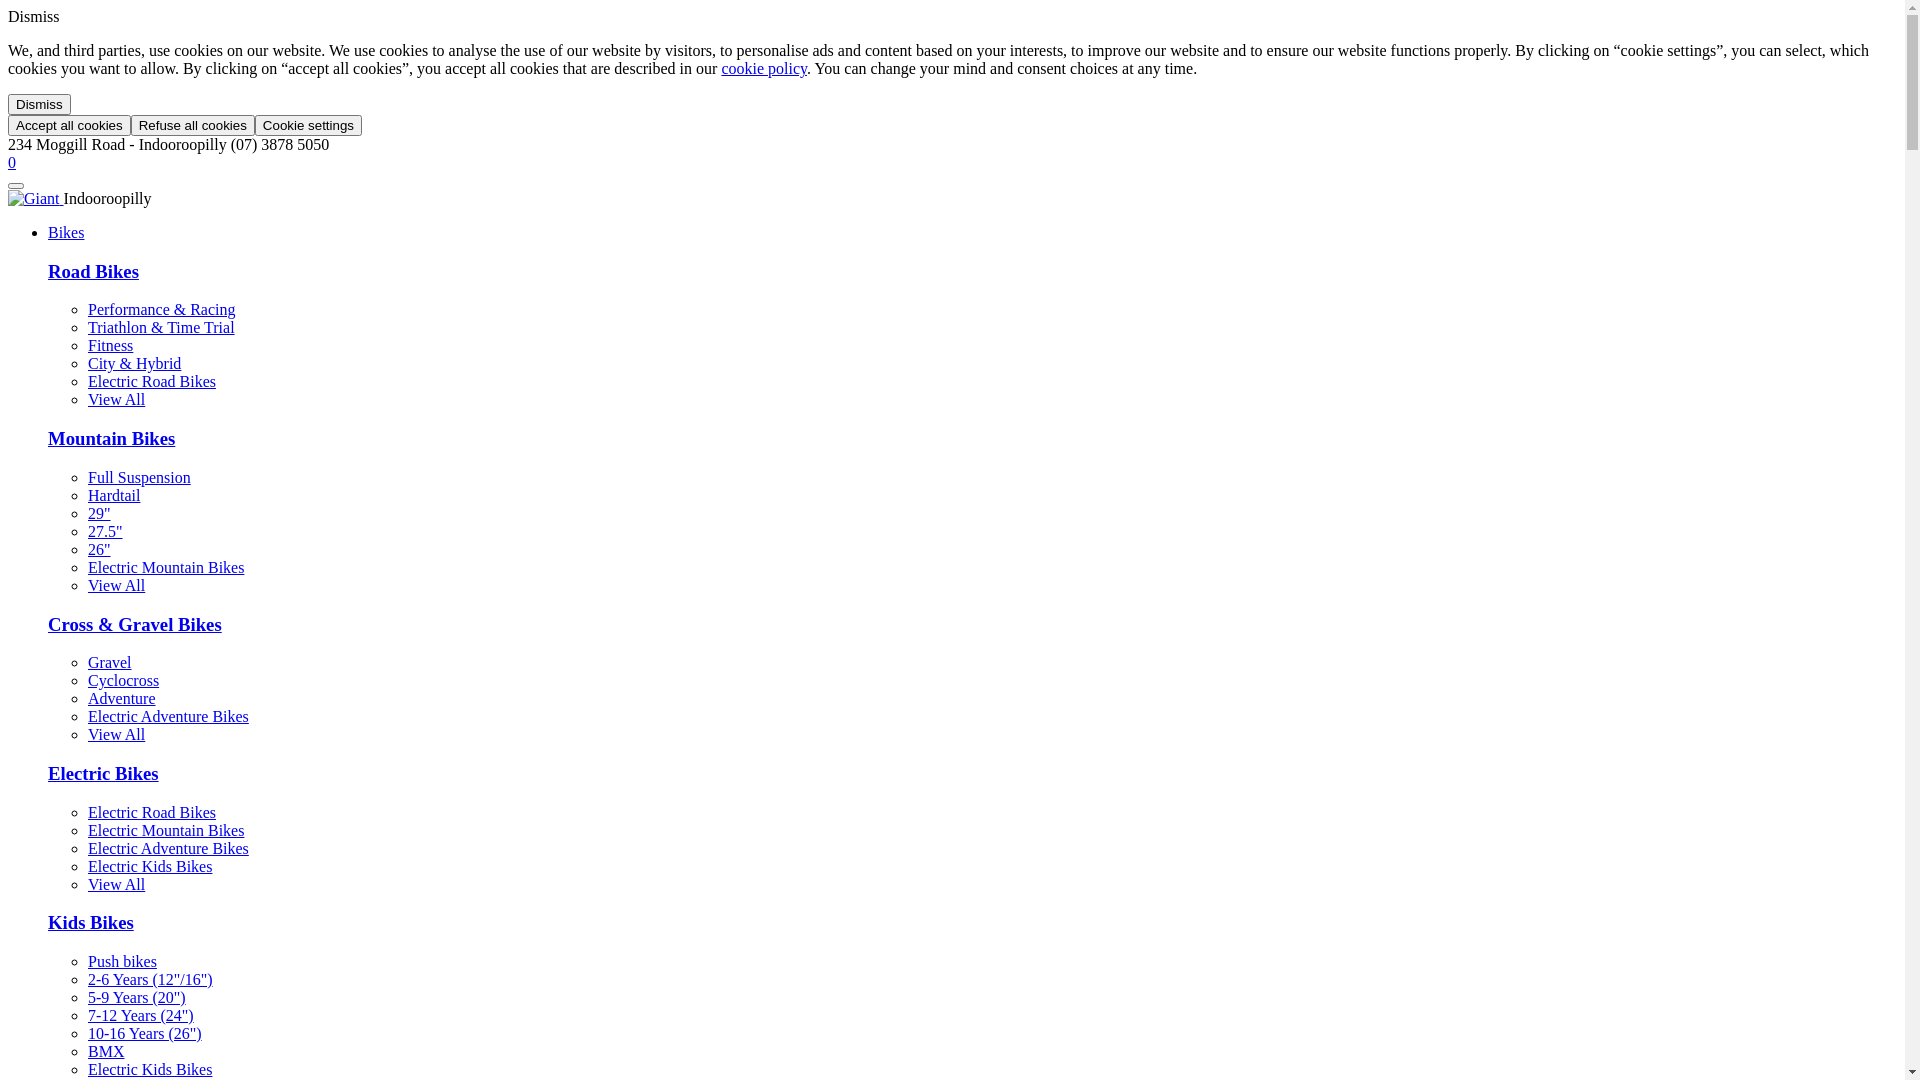 The width and height of the screenshot is (1920, 1080). Describe the element at coordinates (48, 231) in the screenshot. I see `'Bikes'` at that location.